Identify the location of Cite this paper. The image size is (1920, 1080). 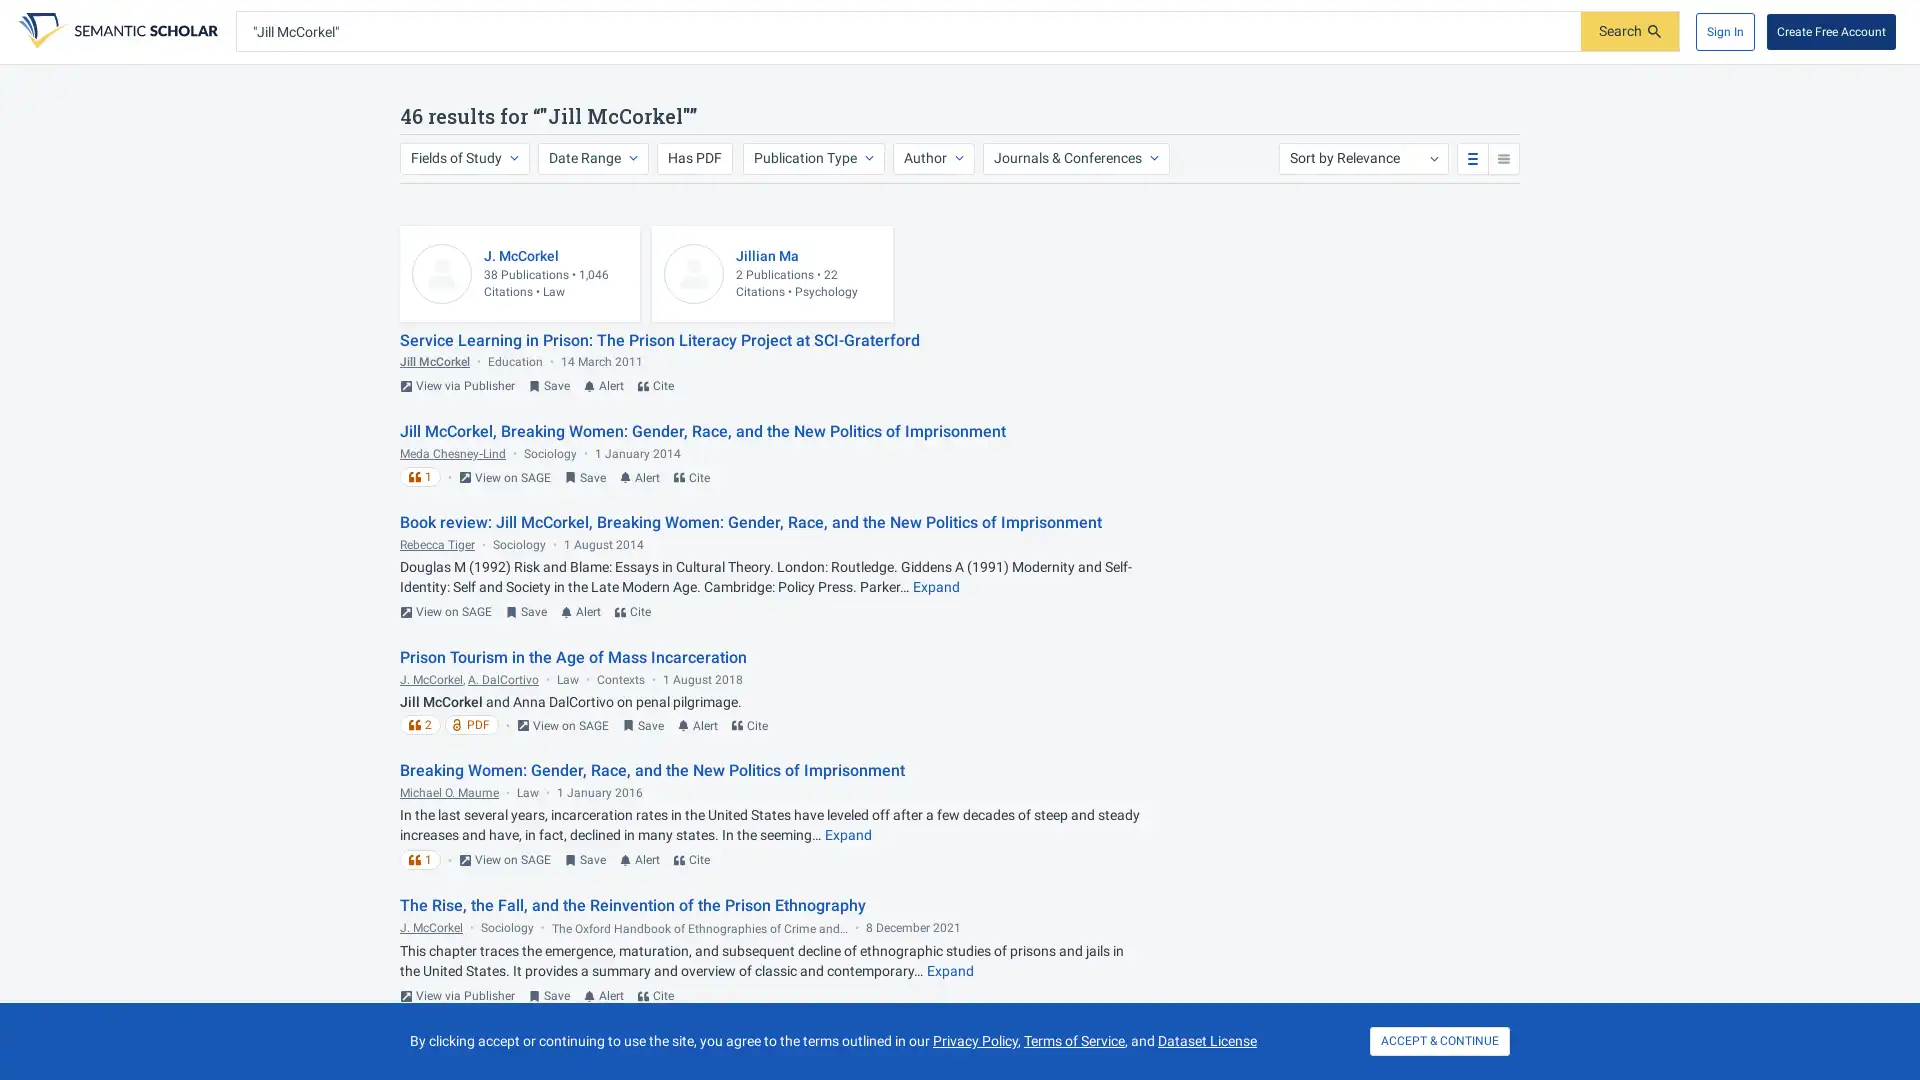
(632, 611).